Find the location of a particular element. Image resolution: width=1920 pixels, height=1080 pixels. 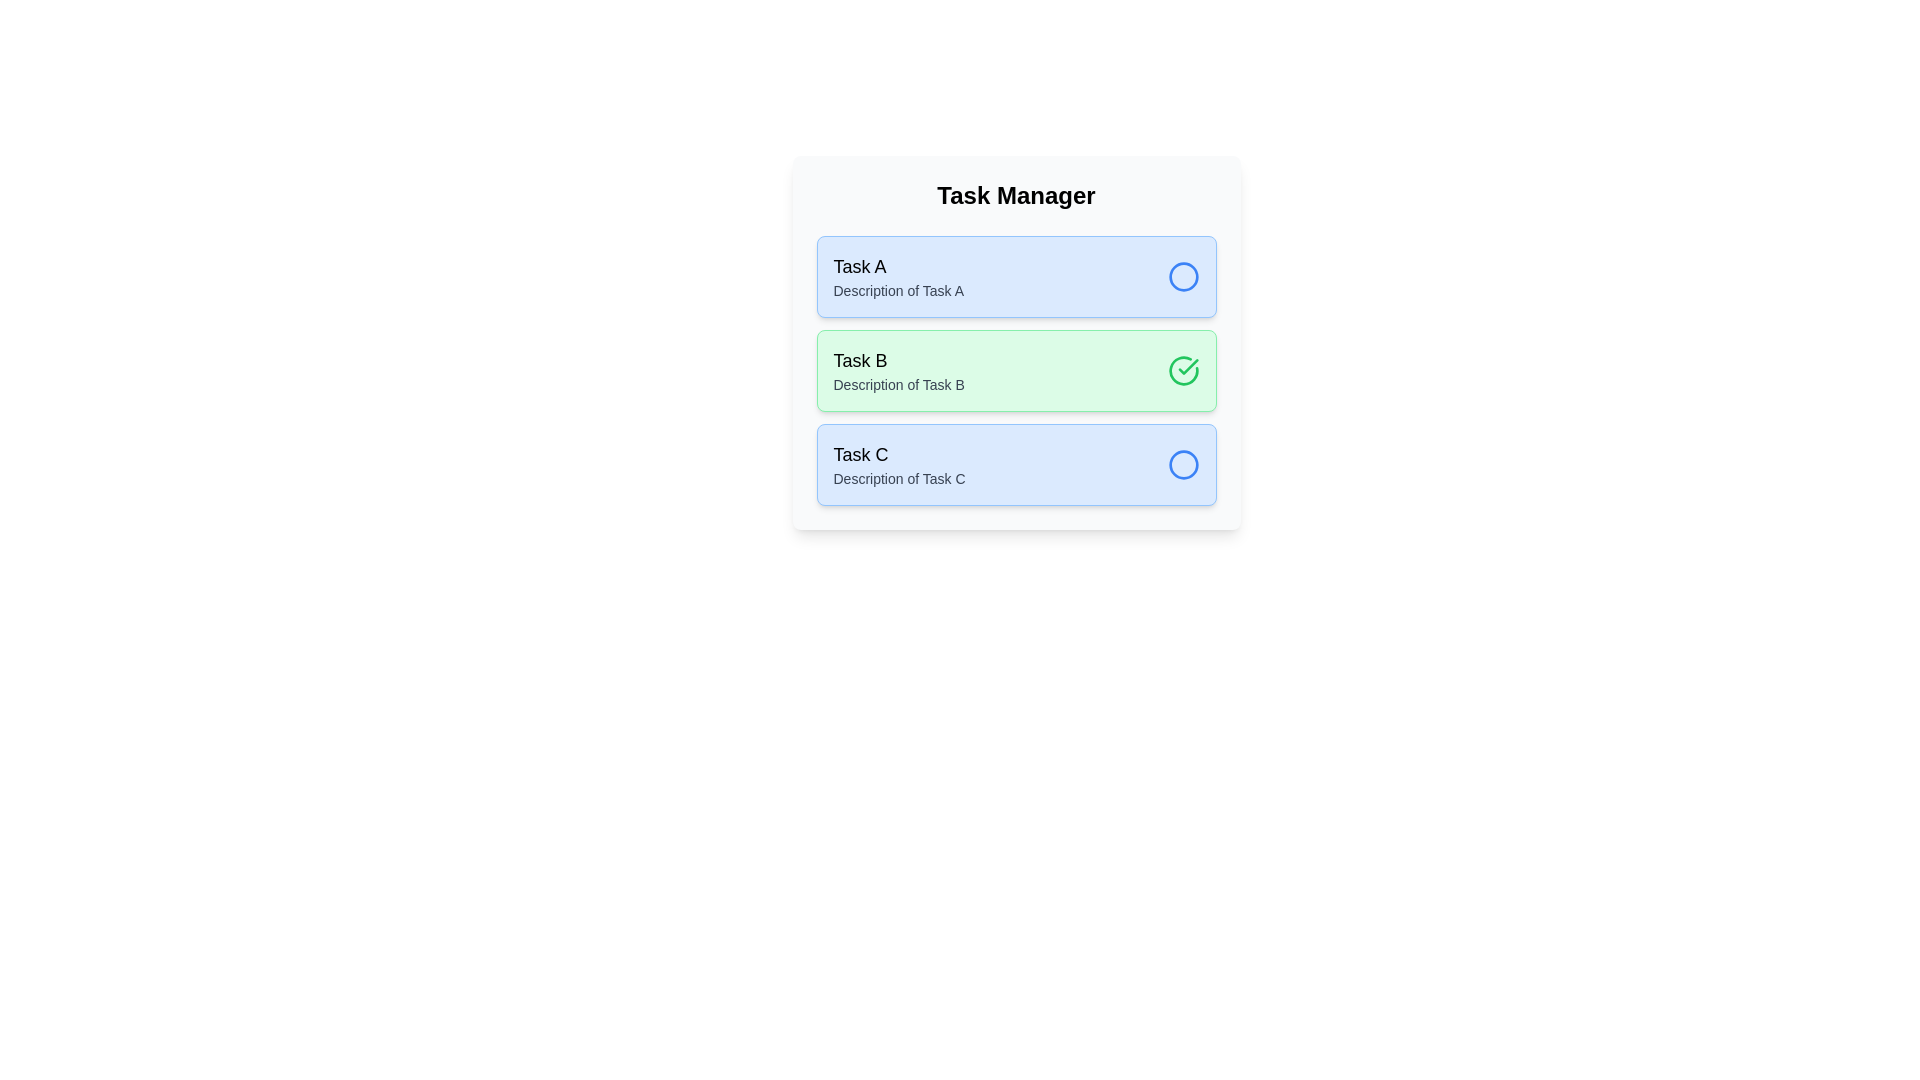

the green circular icon with a checkmark inside, located in the top right corner of the 'Task B' card, to ascertain the completion status is located at coordinates (1183, 370).